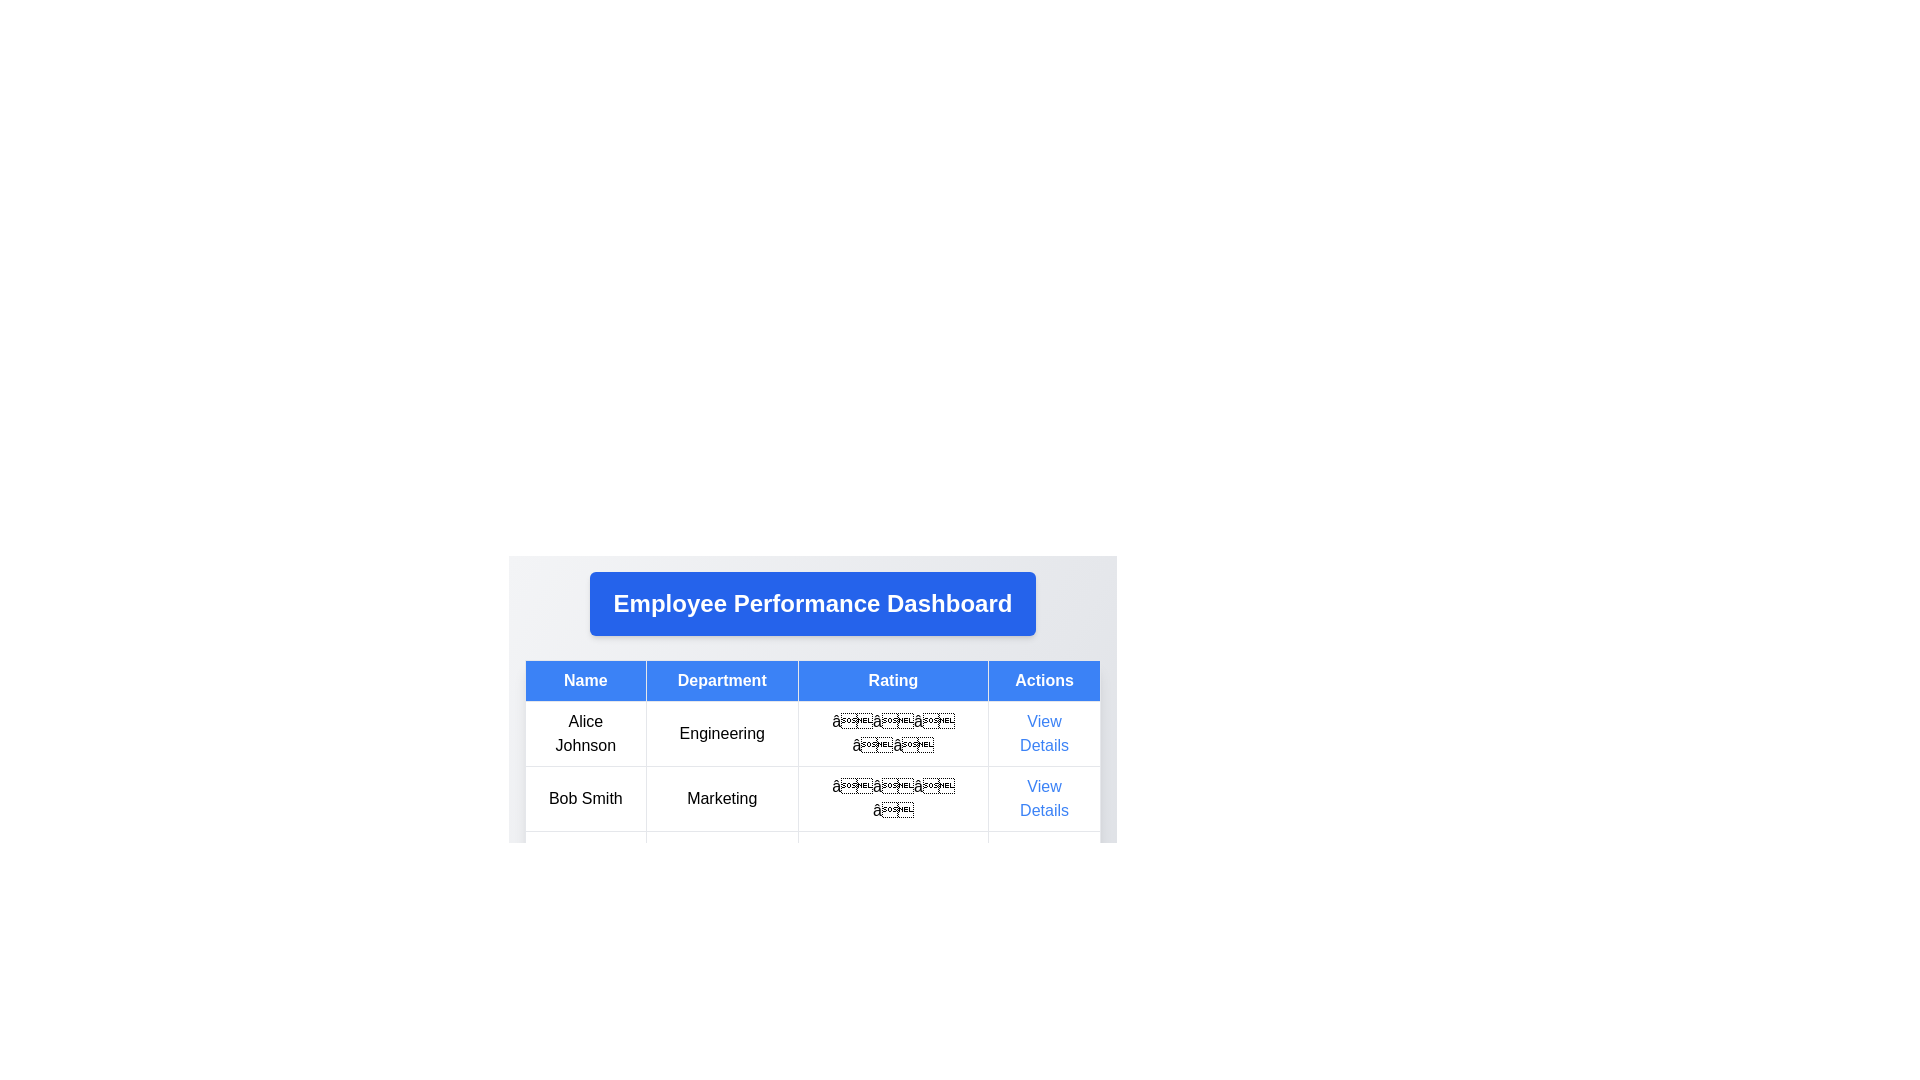 This screenshot has width=1920, height=1080. What do you see at coordinates (812, 831) in the screenshot?
I see `the Rating column element in the table that contains the stars for Alice Johnson and Bob Smith` at bounding box center [812, 831].